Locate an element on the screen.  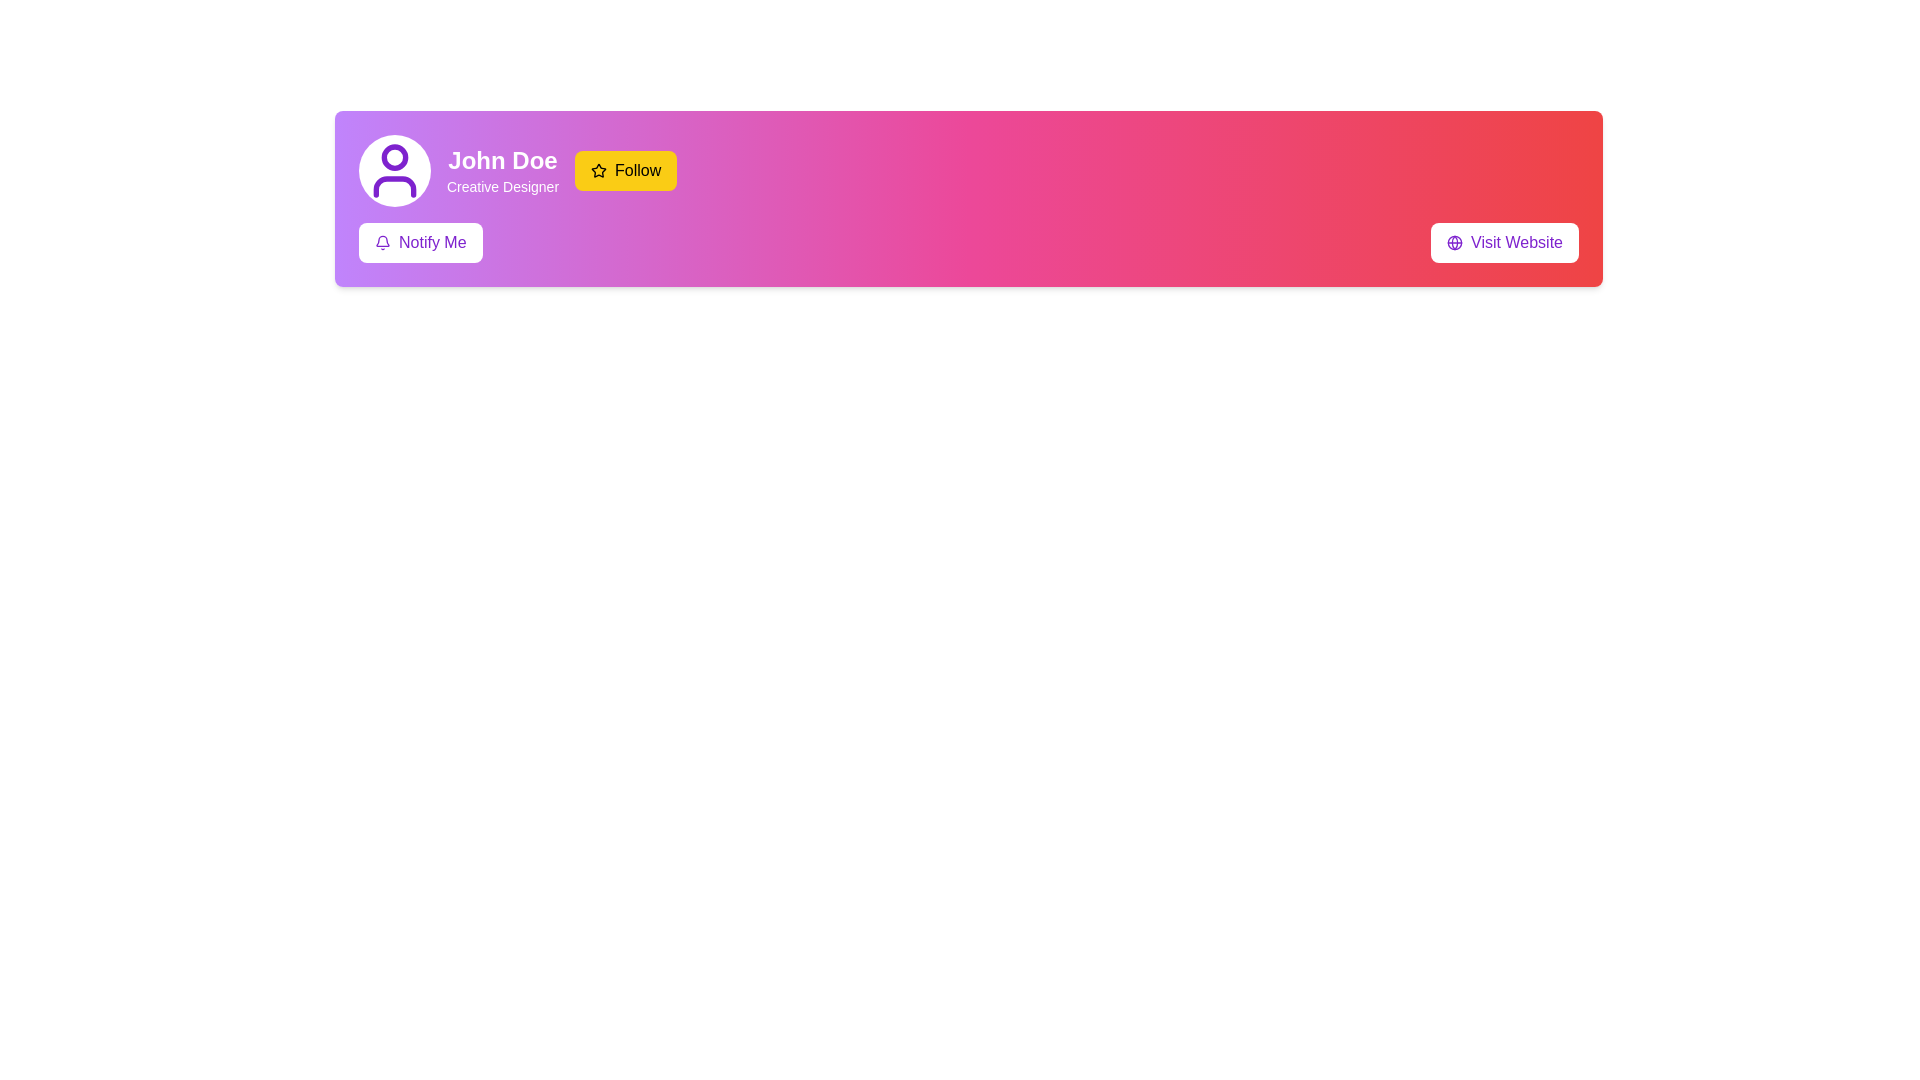
the user profile icon located in the top left corner of the purple gradient panel, next to the 'John Doe' text, above the 'Notify Me' button is located at coordinates (394, 169).